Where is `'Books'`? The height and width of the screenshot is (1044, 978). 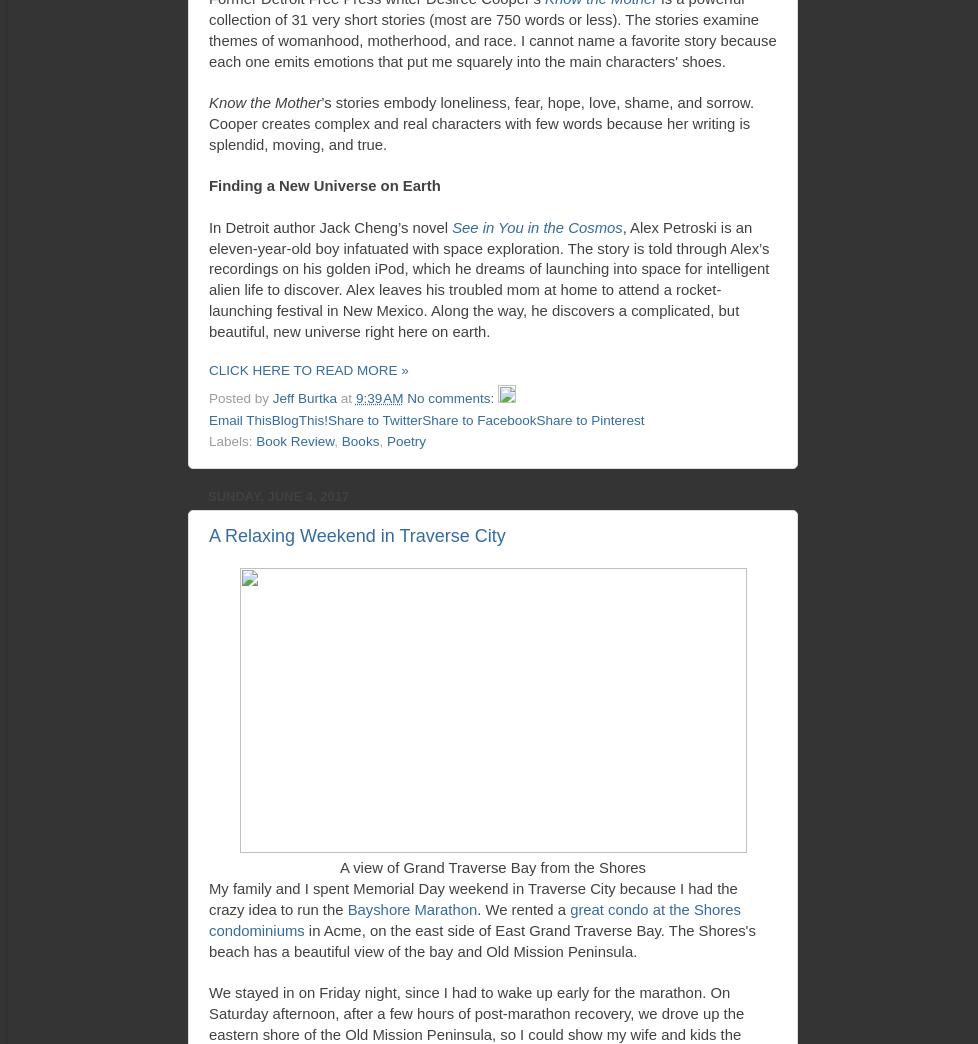 'Books' is located at coordinates (359, 440).